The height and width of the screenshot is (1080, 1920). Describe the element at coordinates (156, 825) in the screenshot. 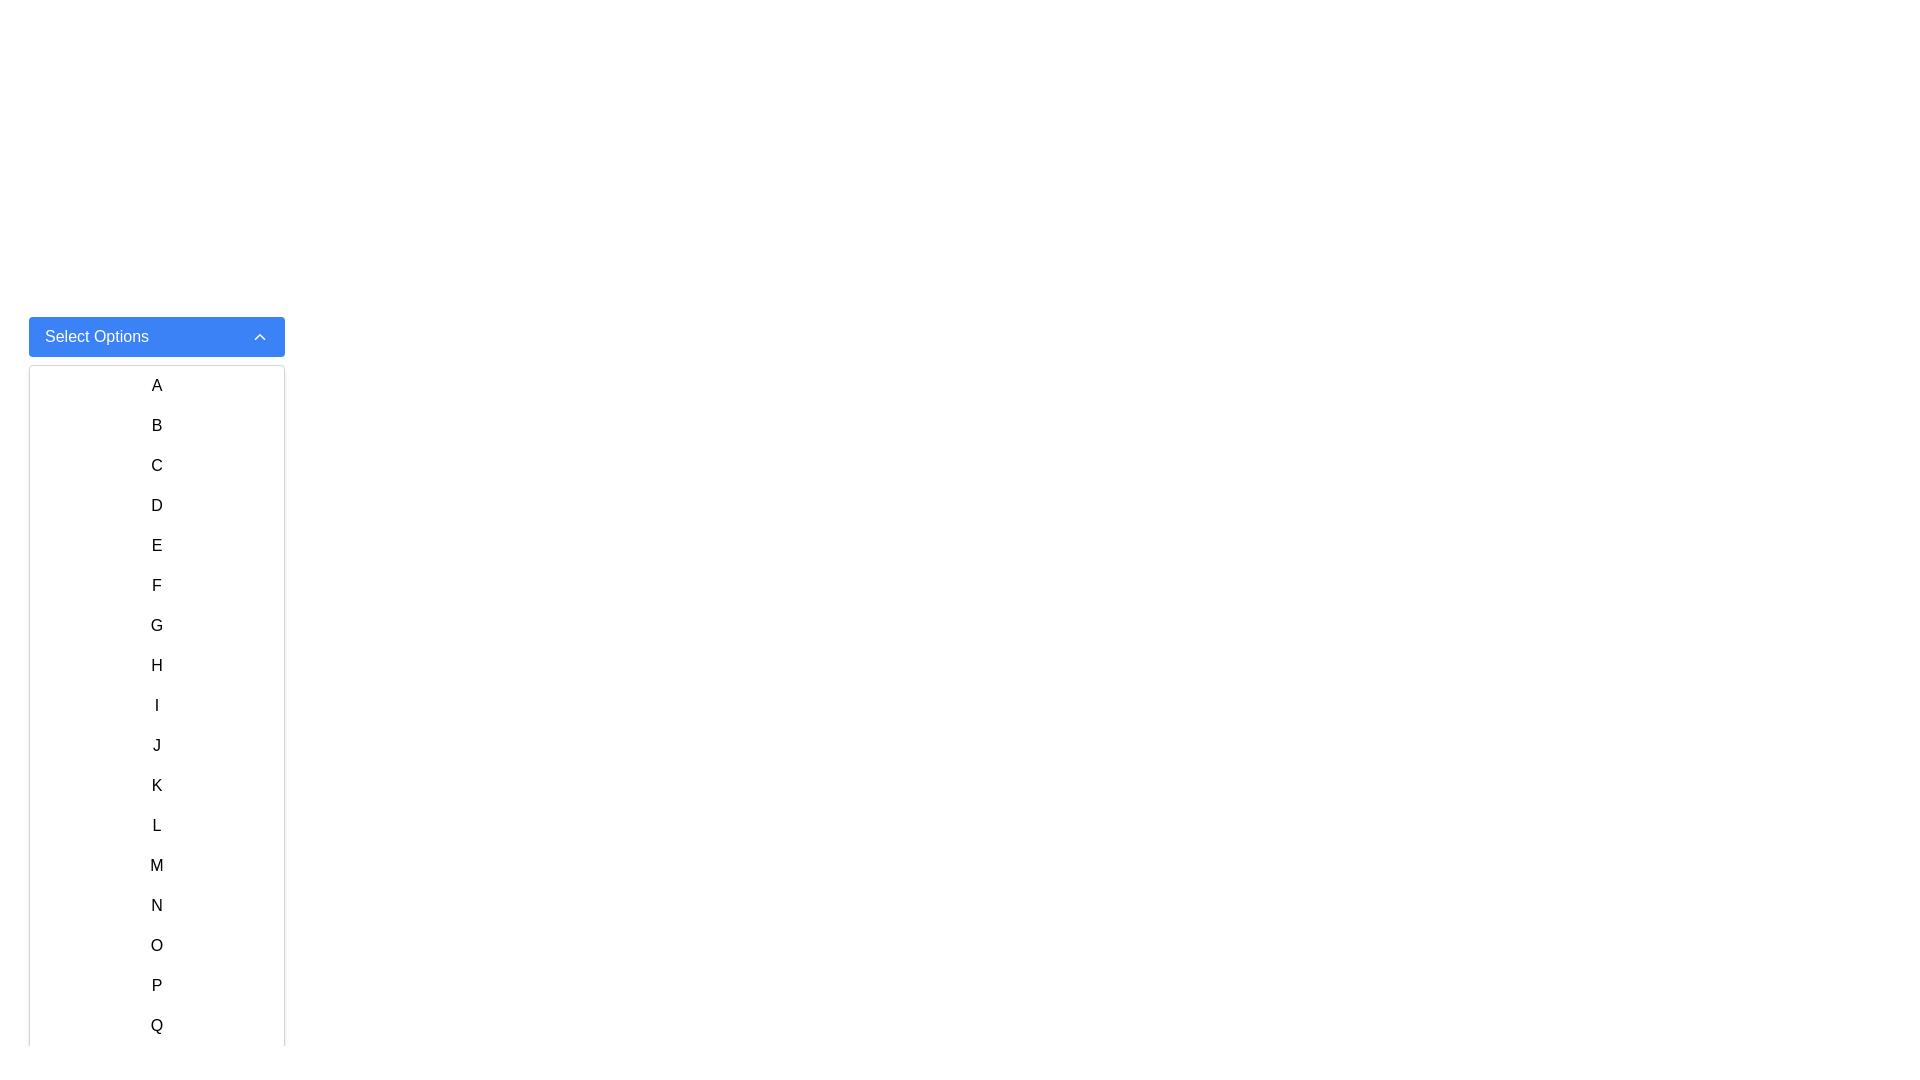

I see `the text item displaying the capital letter 'L' in the selectable list` at that location.